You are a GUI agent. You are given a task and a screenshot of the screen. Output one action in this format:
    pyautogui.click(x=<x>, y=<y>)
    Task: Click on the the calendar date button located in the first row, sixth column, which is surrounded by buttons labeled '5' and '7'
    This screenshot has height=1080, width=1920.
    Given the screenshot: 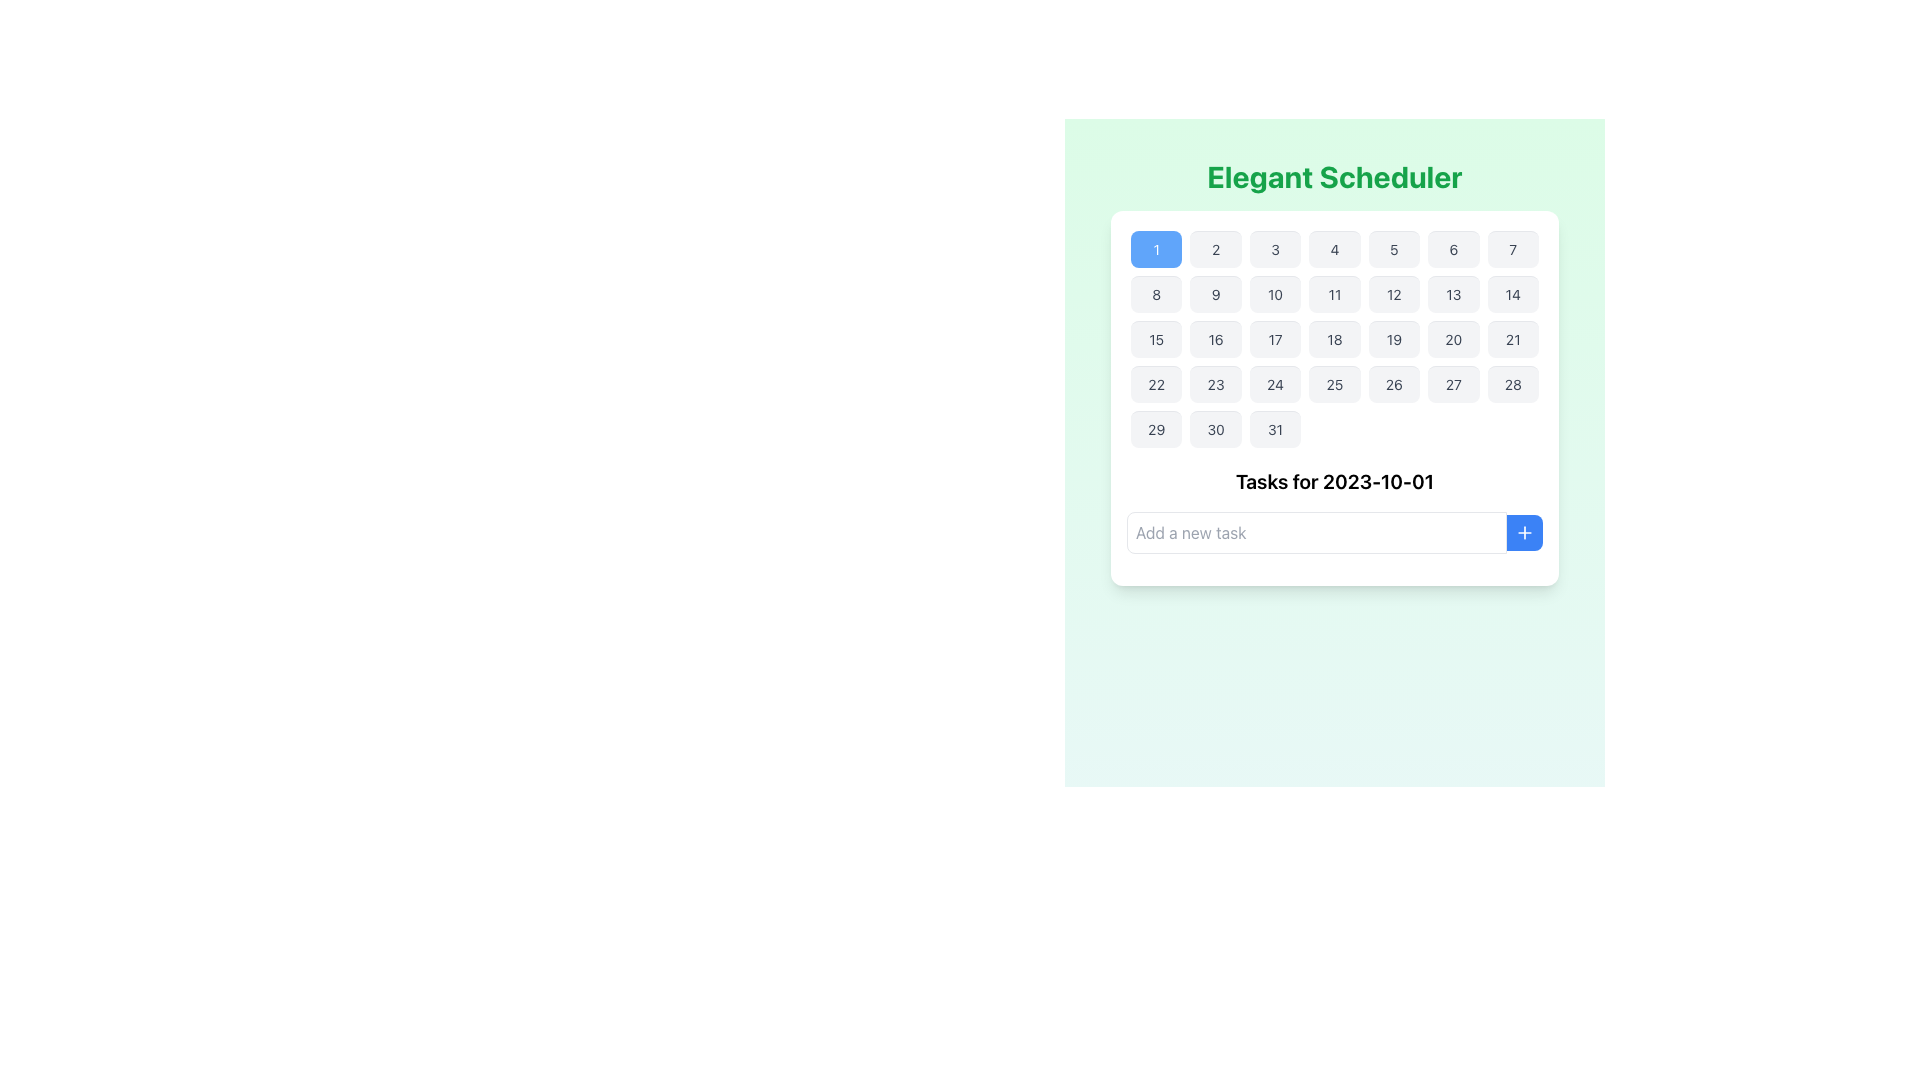 What is the action you would take?
    pyautogui.click(x=1453, y=248)
    